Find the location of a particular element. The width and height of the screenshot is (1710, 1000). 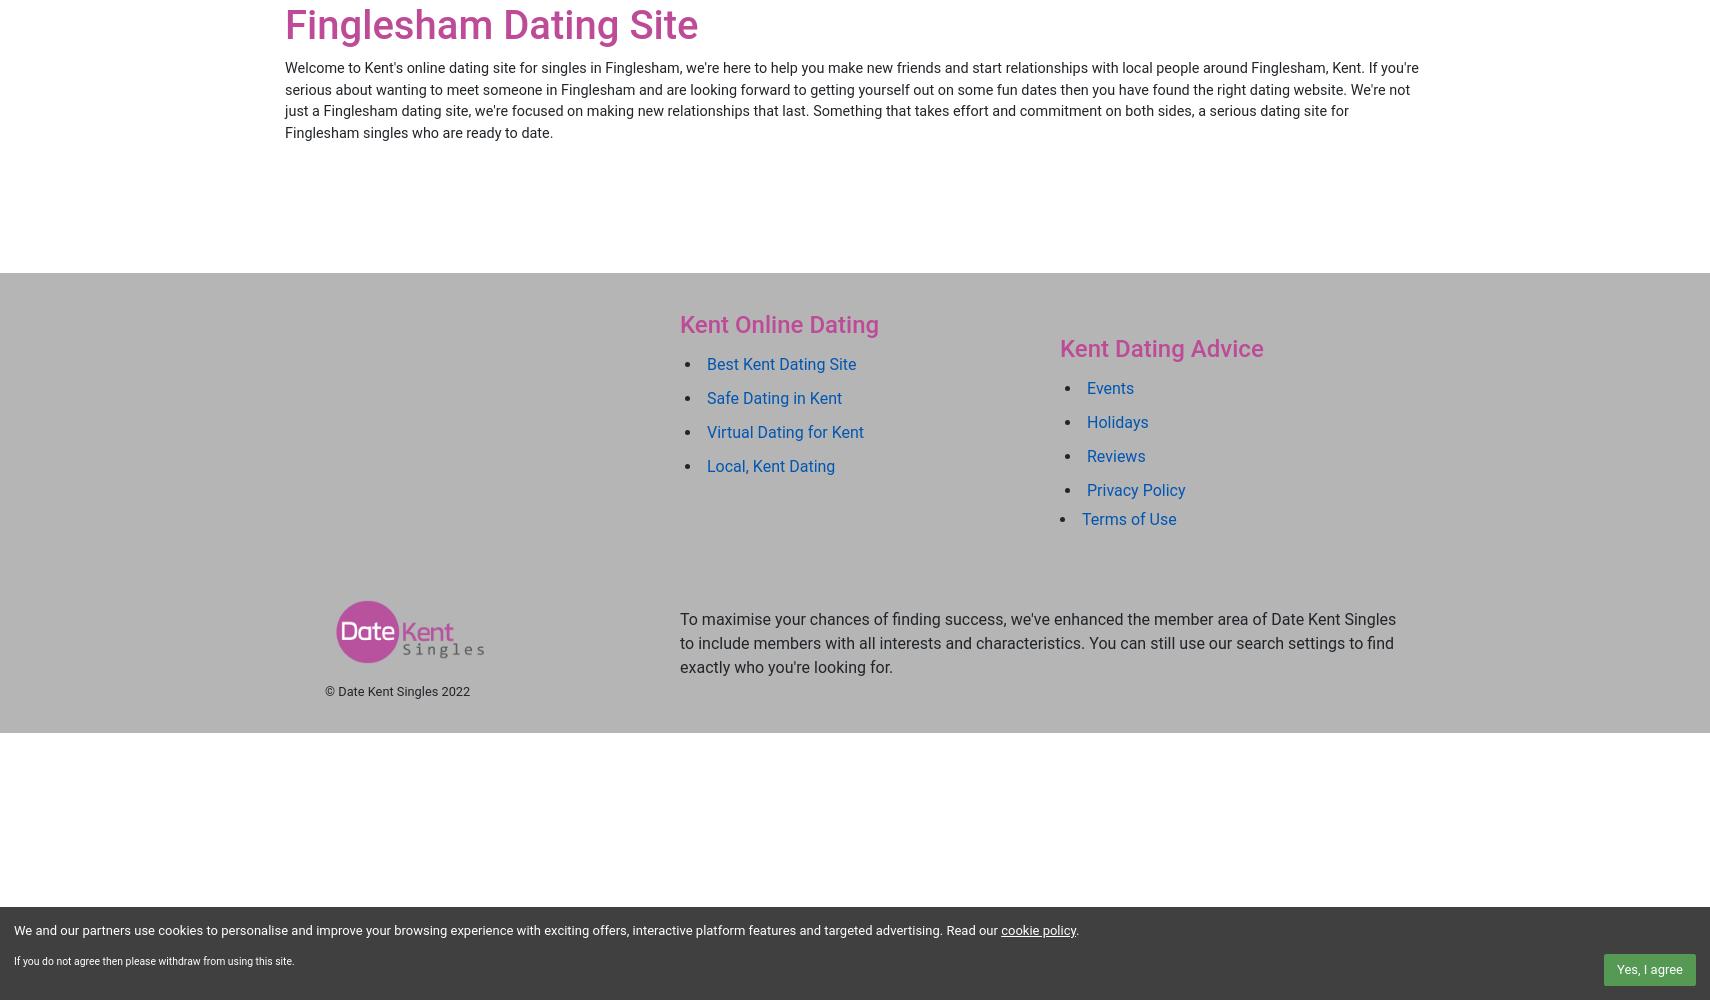

'Local, Kent Dating' is located at coordinates (771, 464).